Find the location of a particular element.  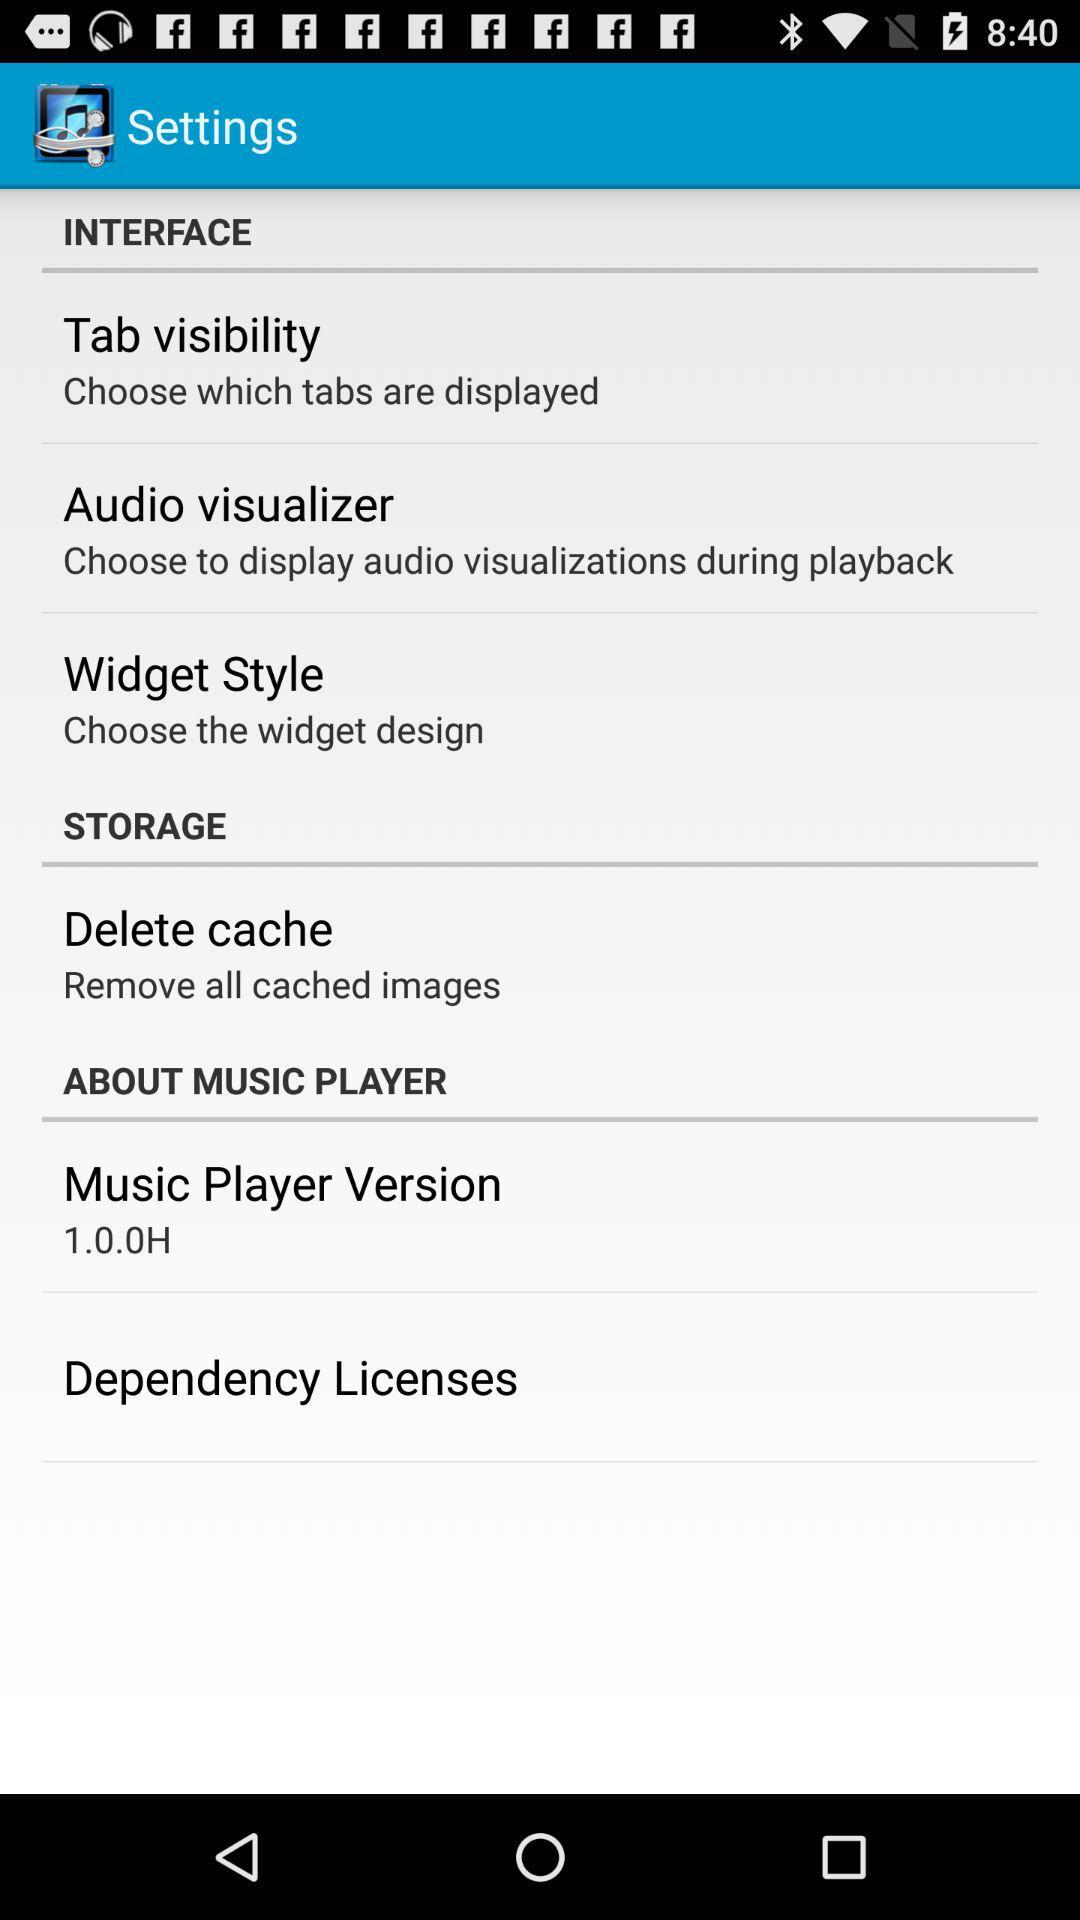

icon above the remove all cached app is located at coordinates (197, 926).